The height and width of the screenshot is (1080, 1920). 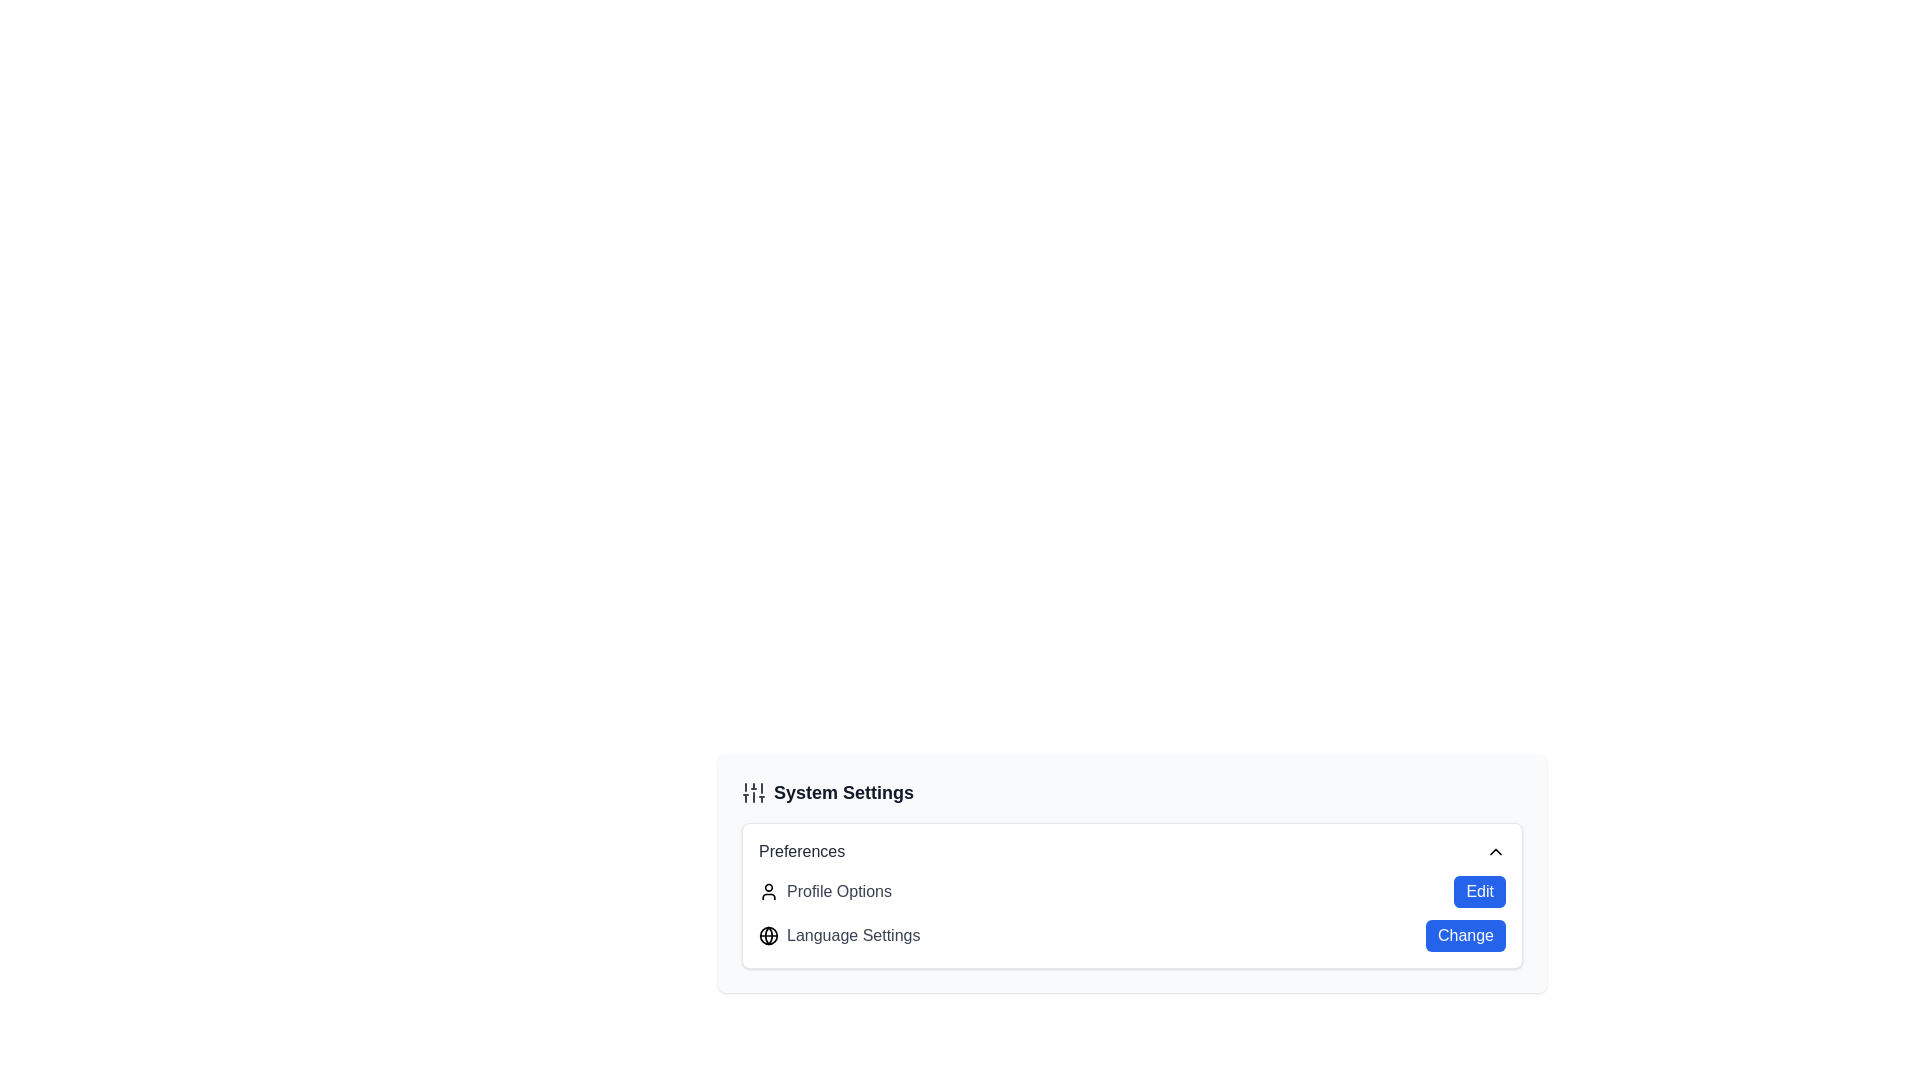 What do you see at coordinates (839, 890) in the screenshot?
I see `the Text Label that identifies the profile settings and preferences, positioned to the right of the user profile icon in the 'Preferences' section of the 'System Settings' panel` at bounding box center [839, 890].